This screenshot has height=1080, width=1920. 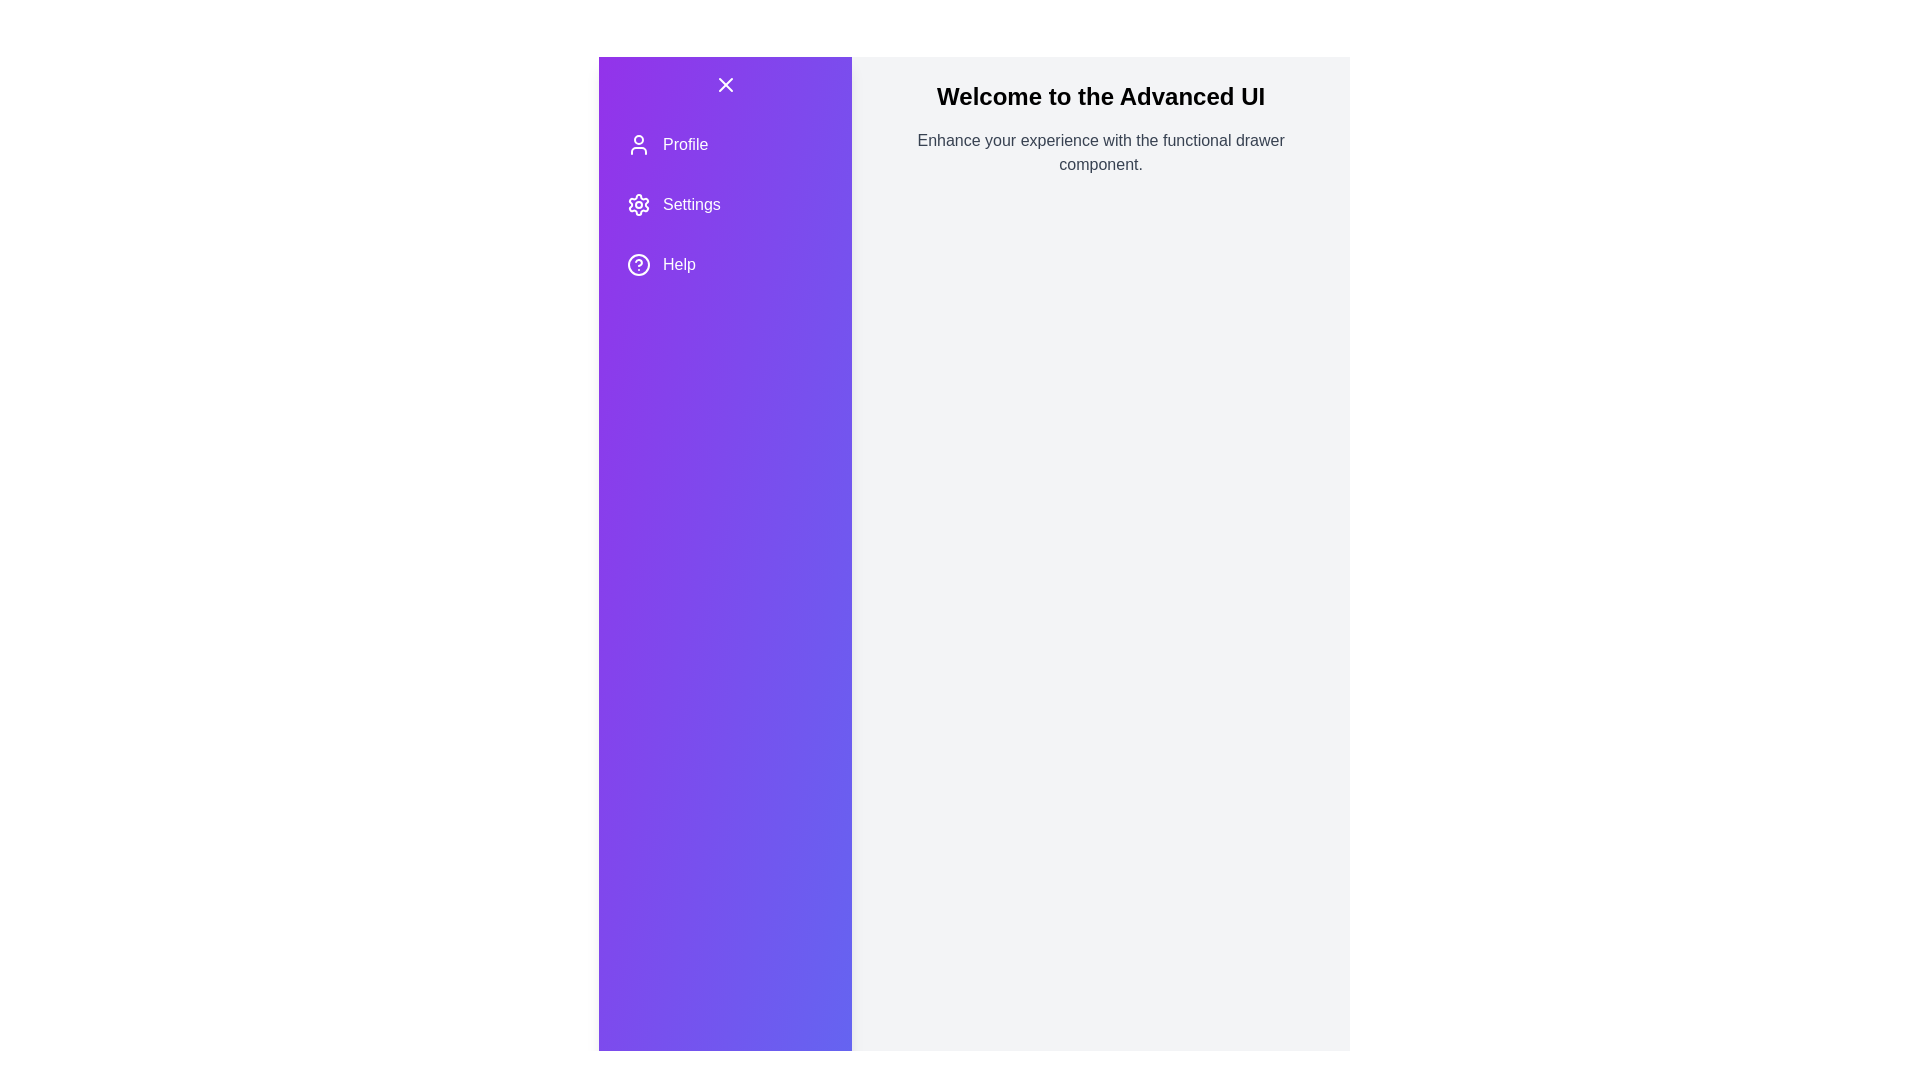 I want to click on the menu item Settings by clicking on it, so click(x=724, y=204).